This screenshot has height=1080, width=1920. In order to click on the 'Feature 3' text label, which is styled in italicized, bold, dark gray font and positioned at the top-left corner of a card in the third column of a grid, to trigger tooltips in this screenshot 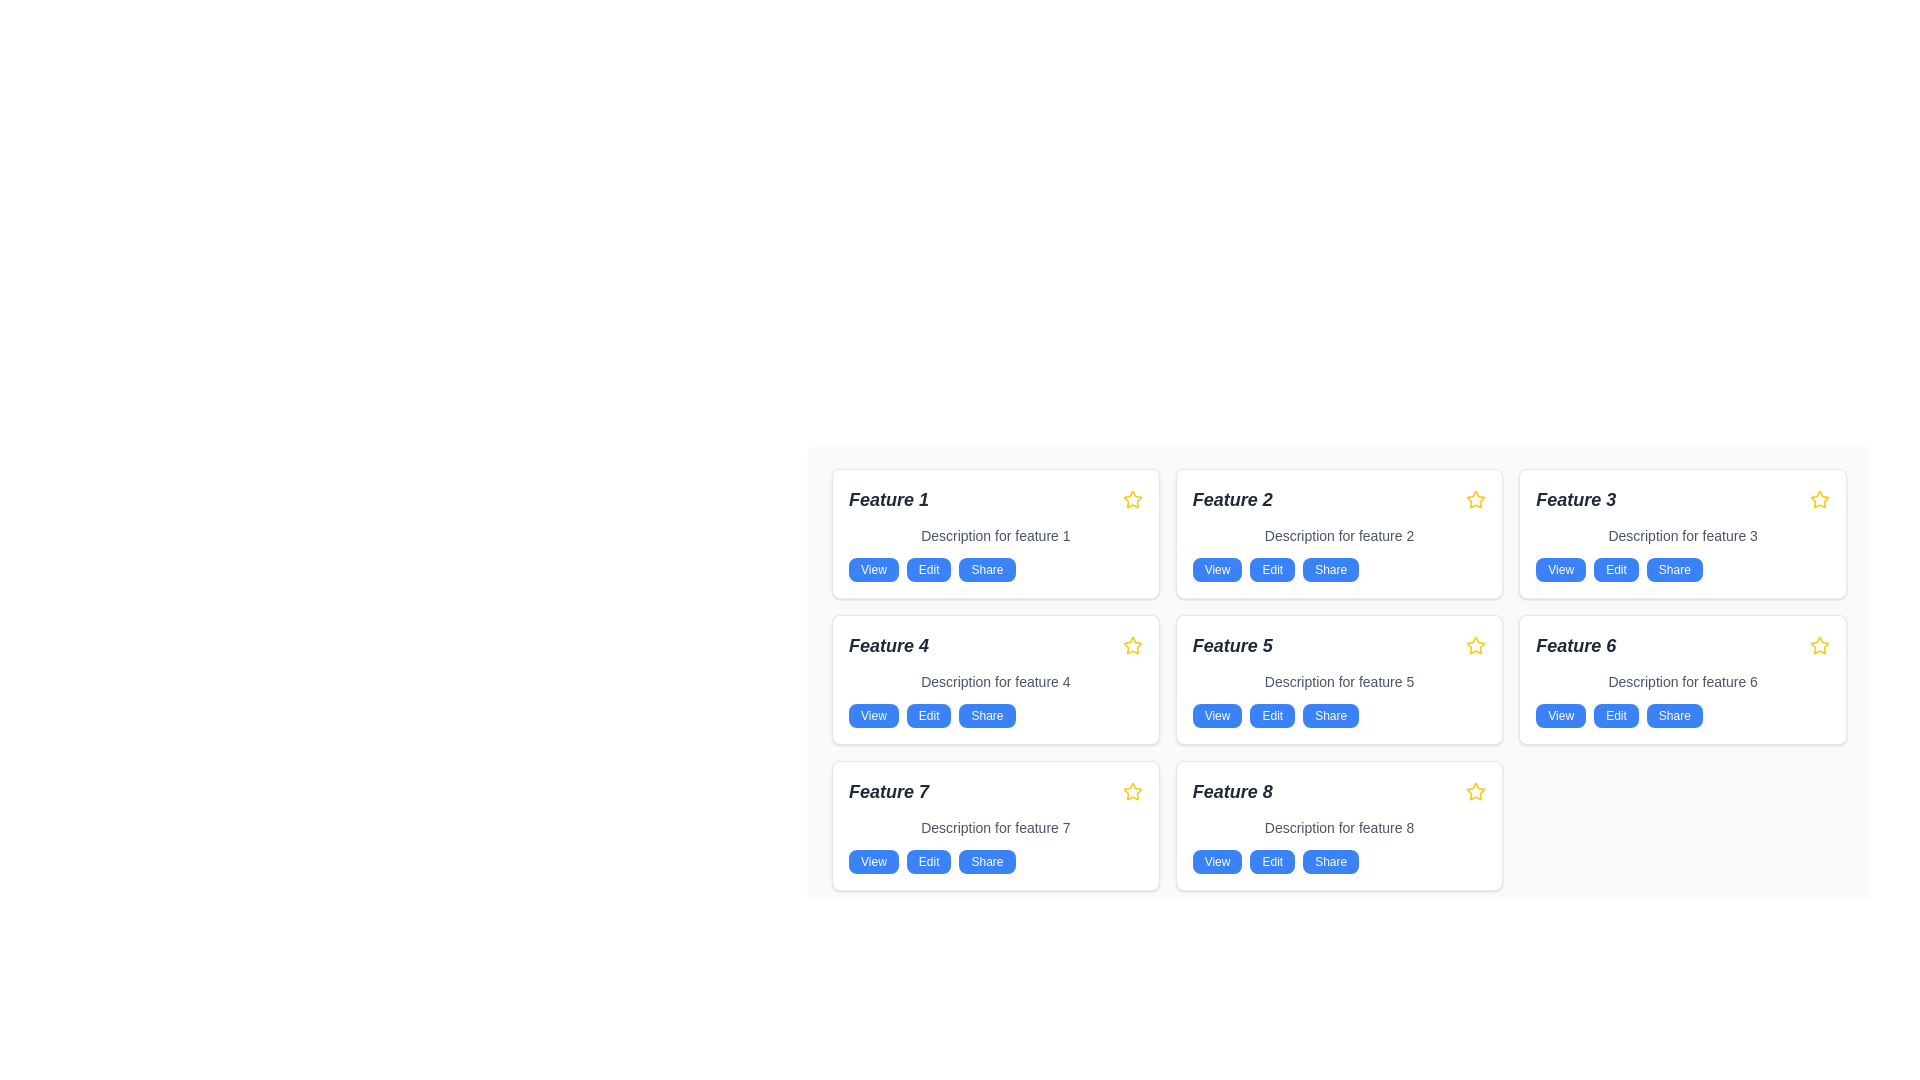, I will do `click(1575, 499)`.